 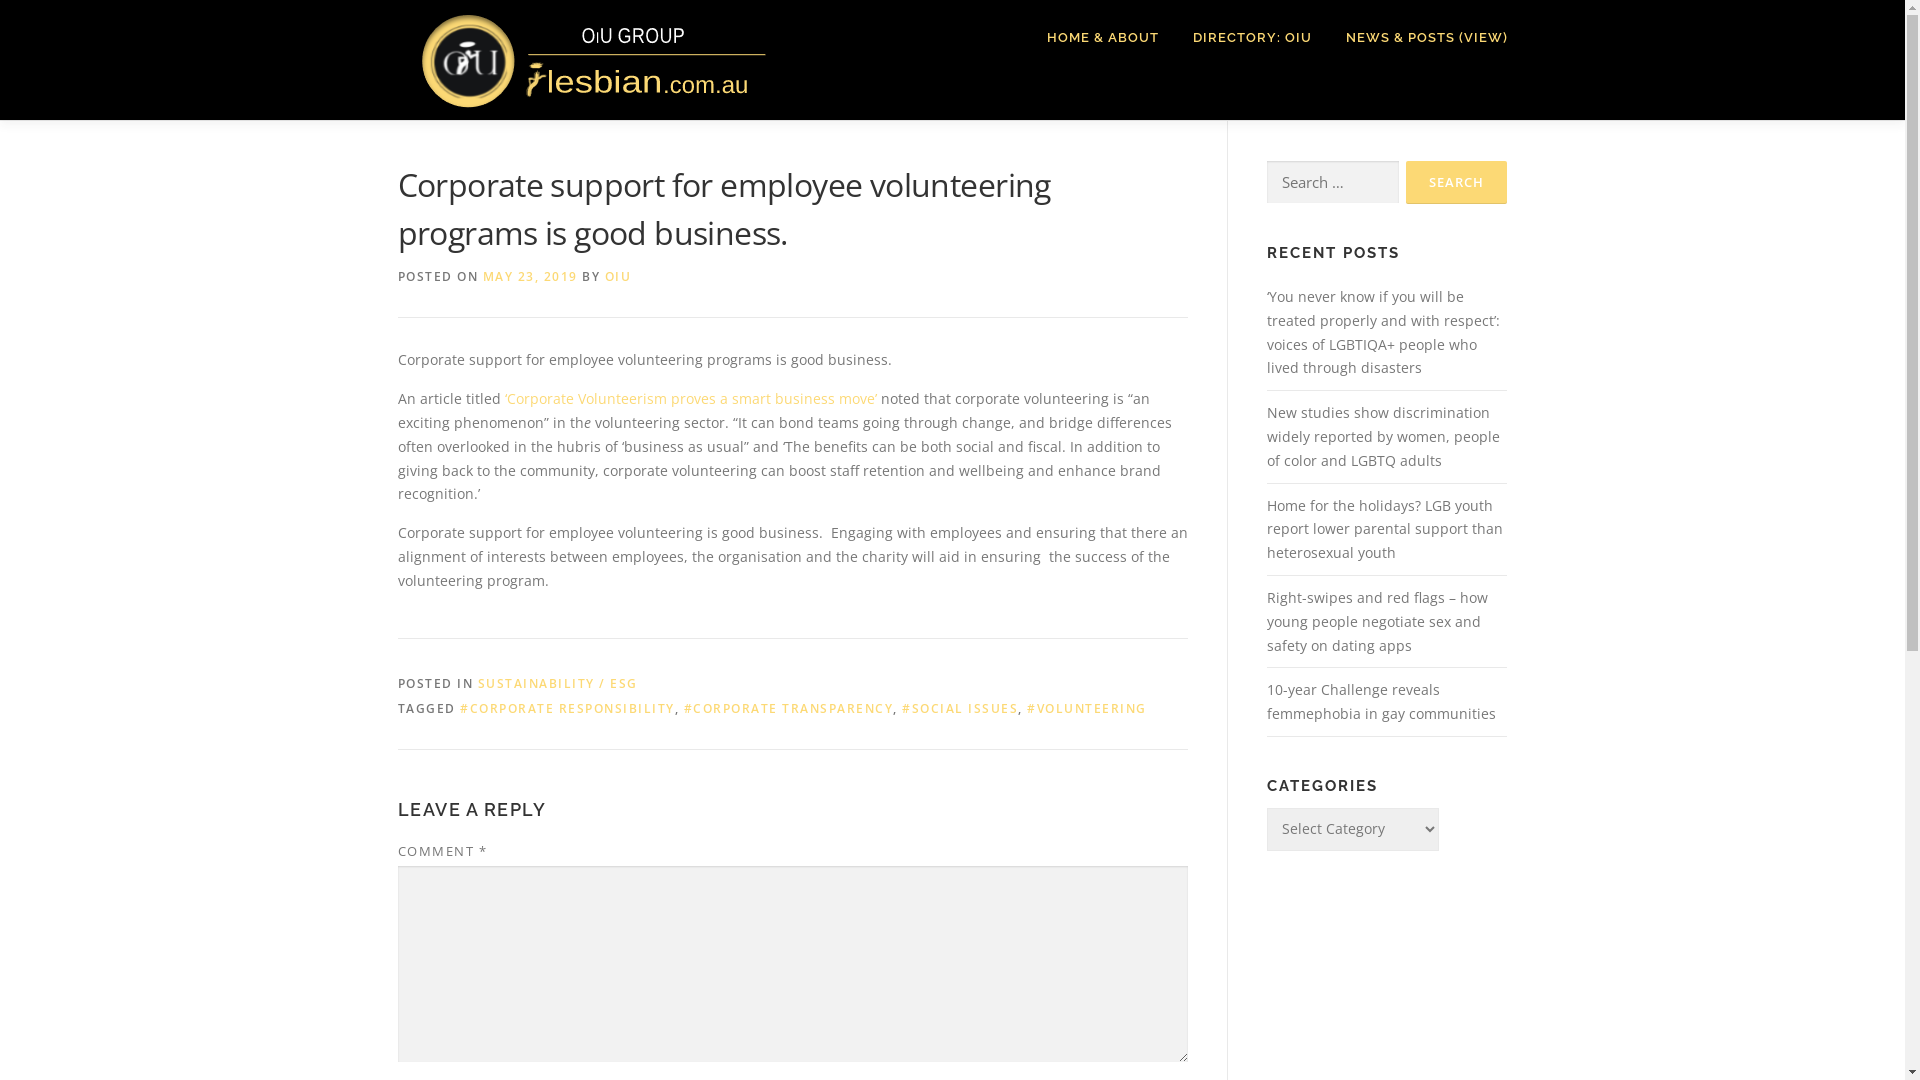 I want to click on 'OIU', so click(x=616, y=276).